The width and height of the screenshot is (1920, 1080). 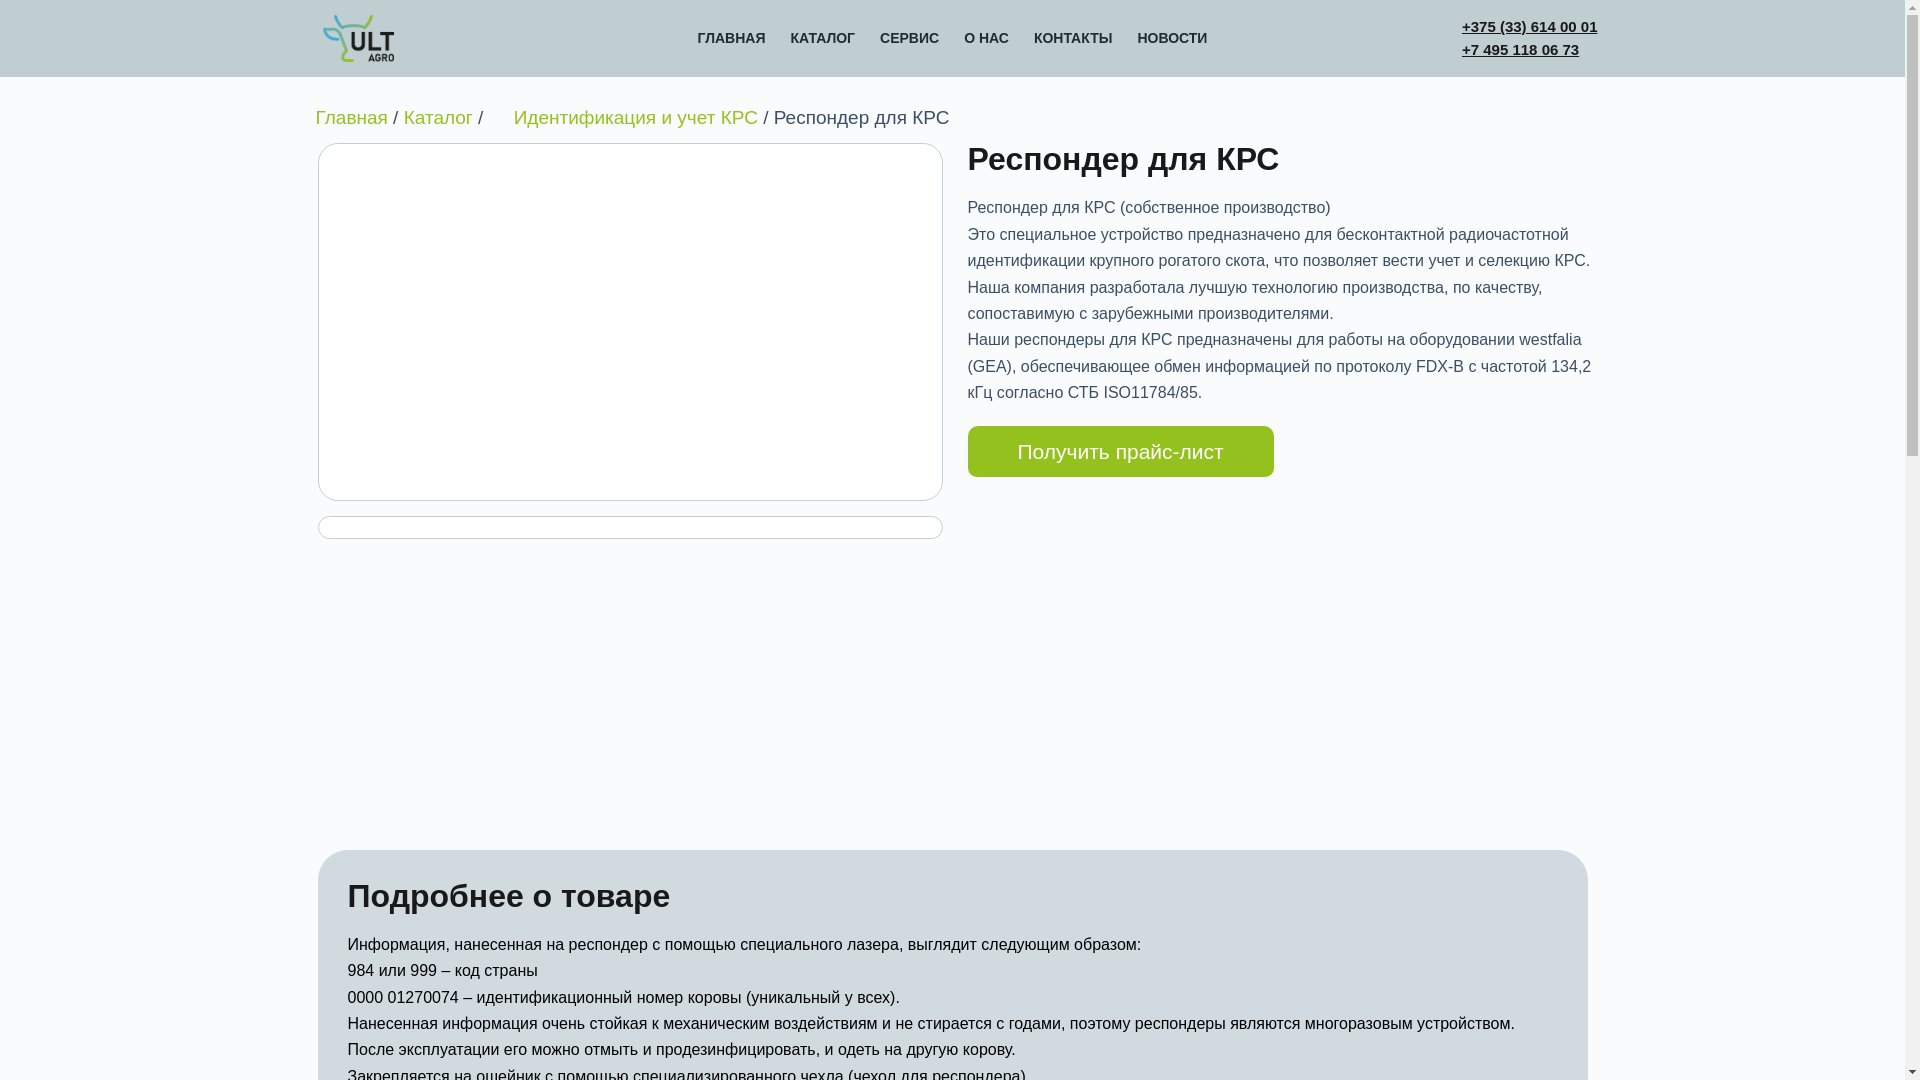 What do you see at coordinates (1520, 48) in the screenshot?
I see `'+7 495 118 06 73'` at bounding box center [1520, 48].